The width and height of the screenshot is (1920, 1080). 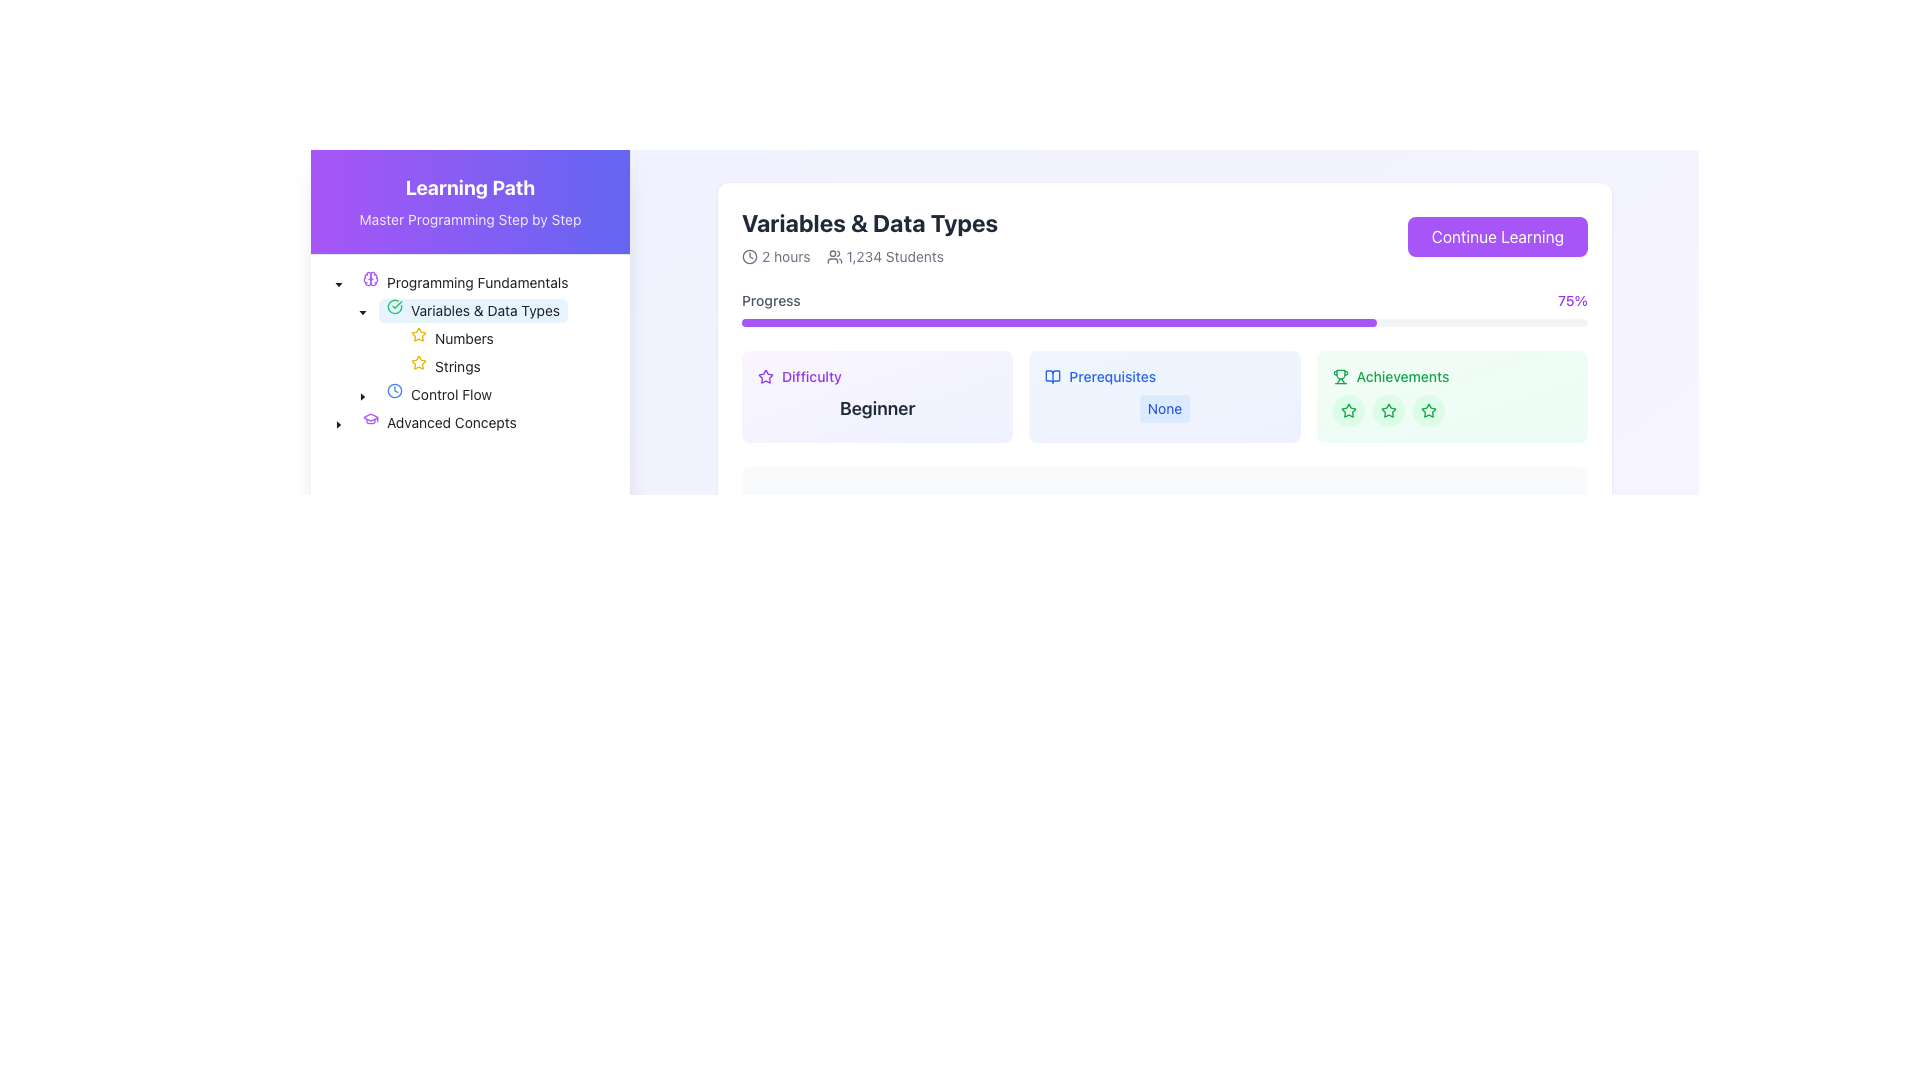 I want to click on the progress bar indicating 75% completion in the 'Variables & Data Types' section for accessibility, so click(x=1165, y=308).